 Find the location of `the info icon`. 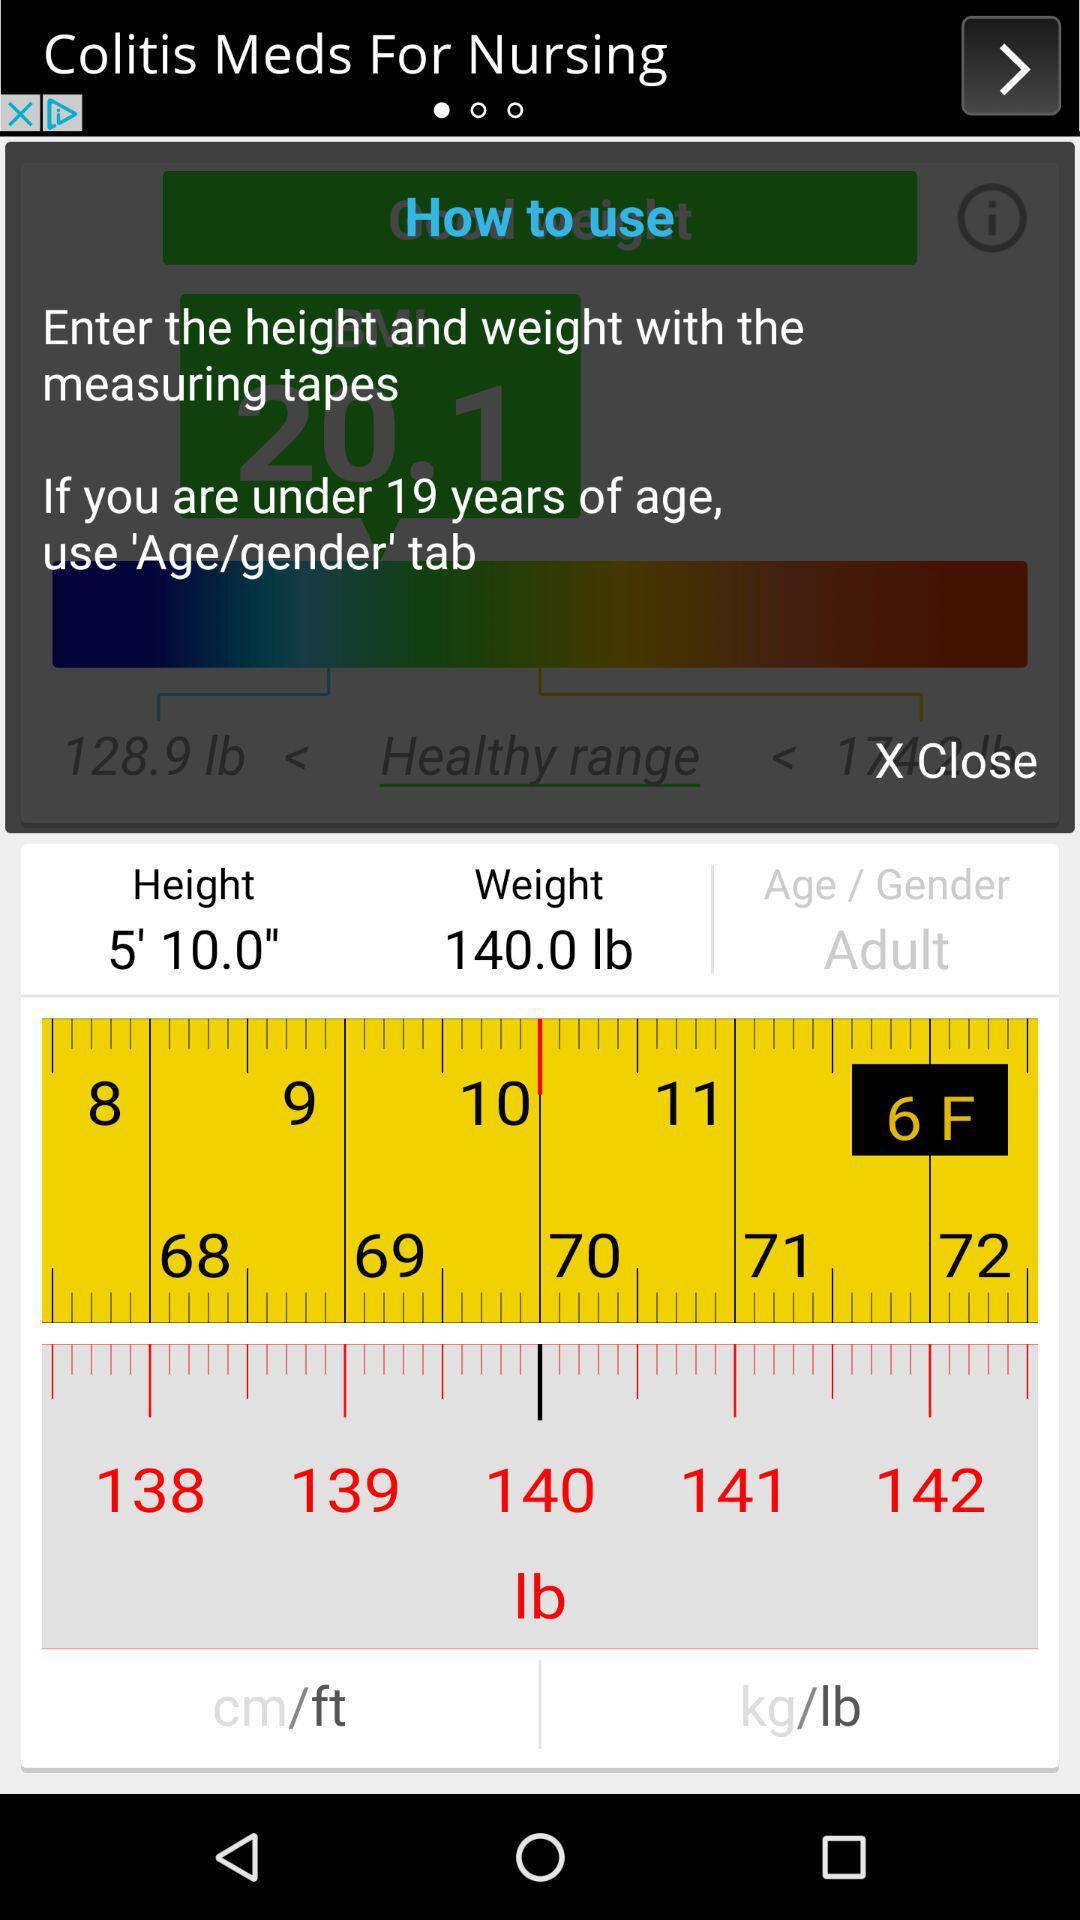

the info icon is located at coordinates (971, 217).